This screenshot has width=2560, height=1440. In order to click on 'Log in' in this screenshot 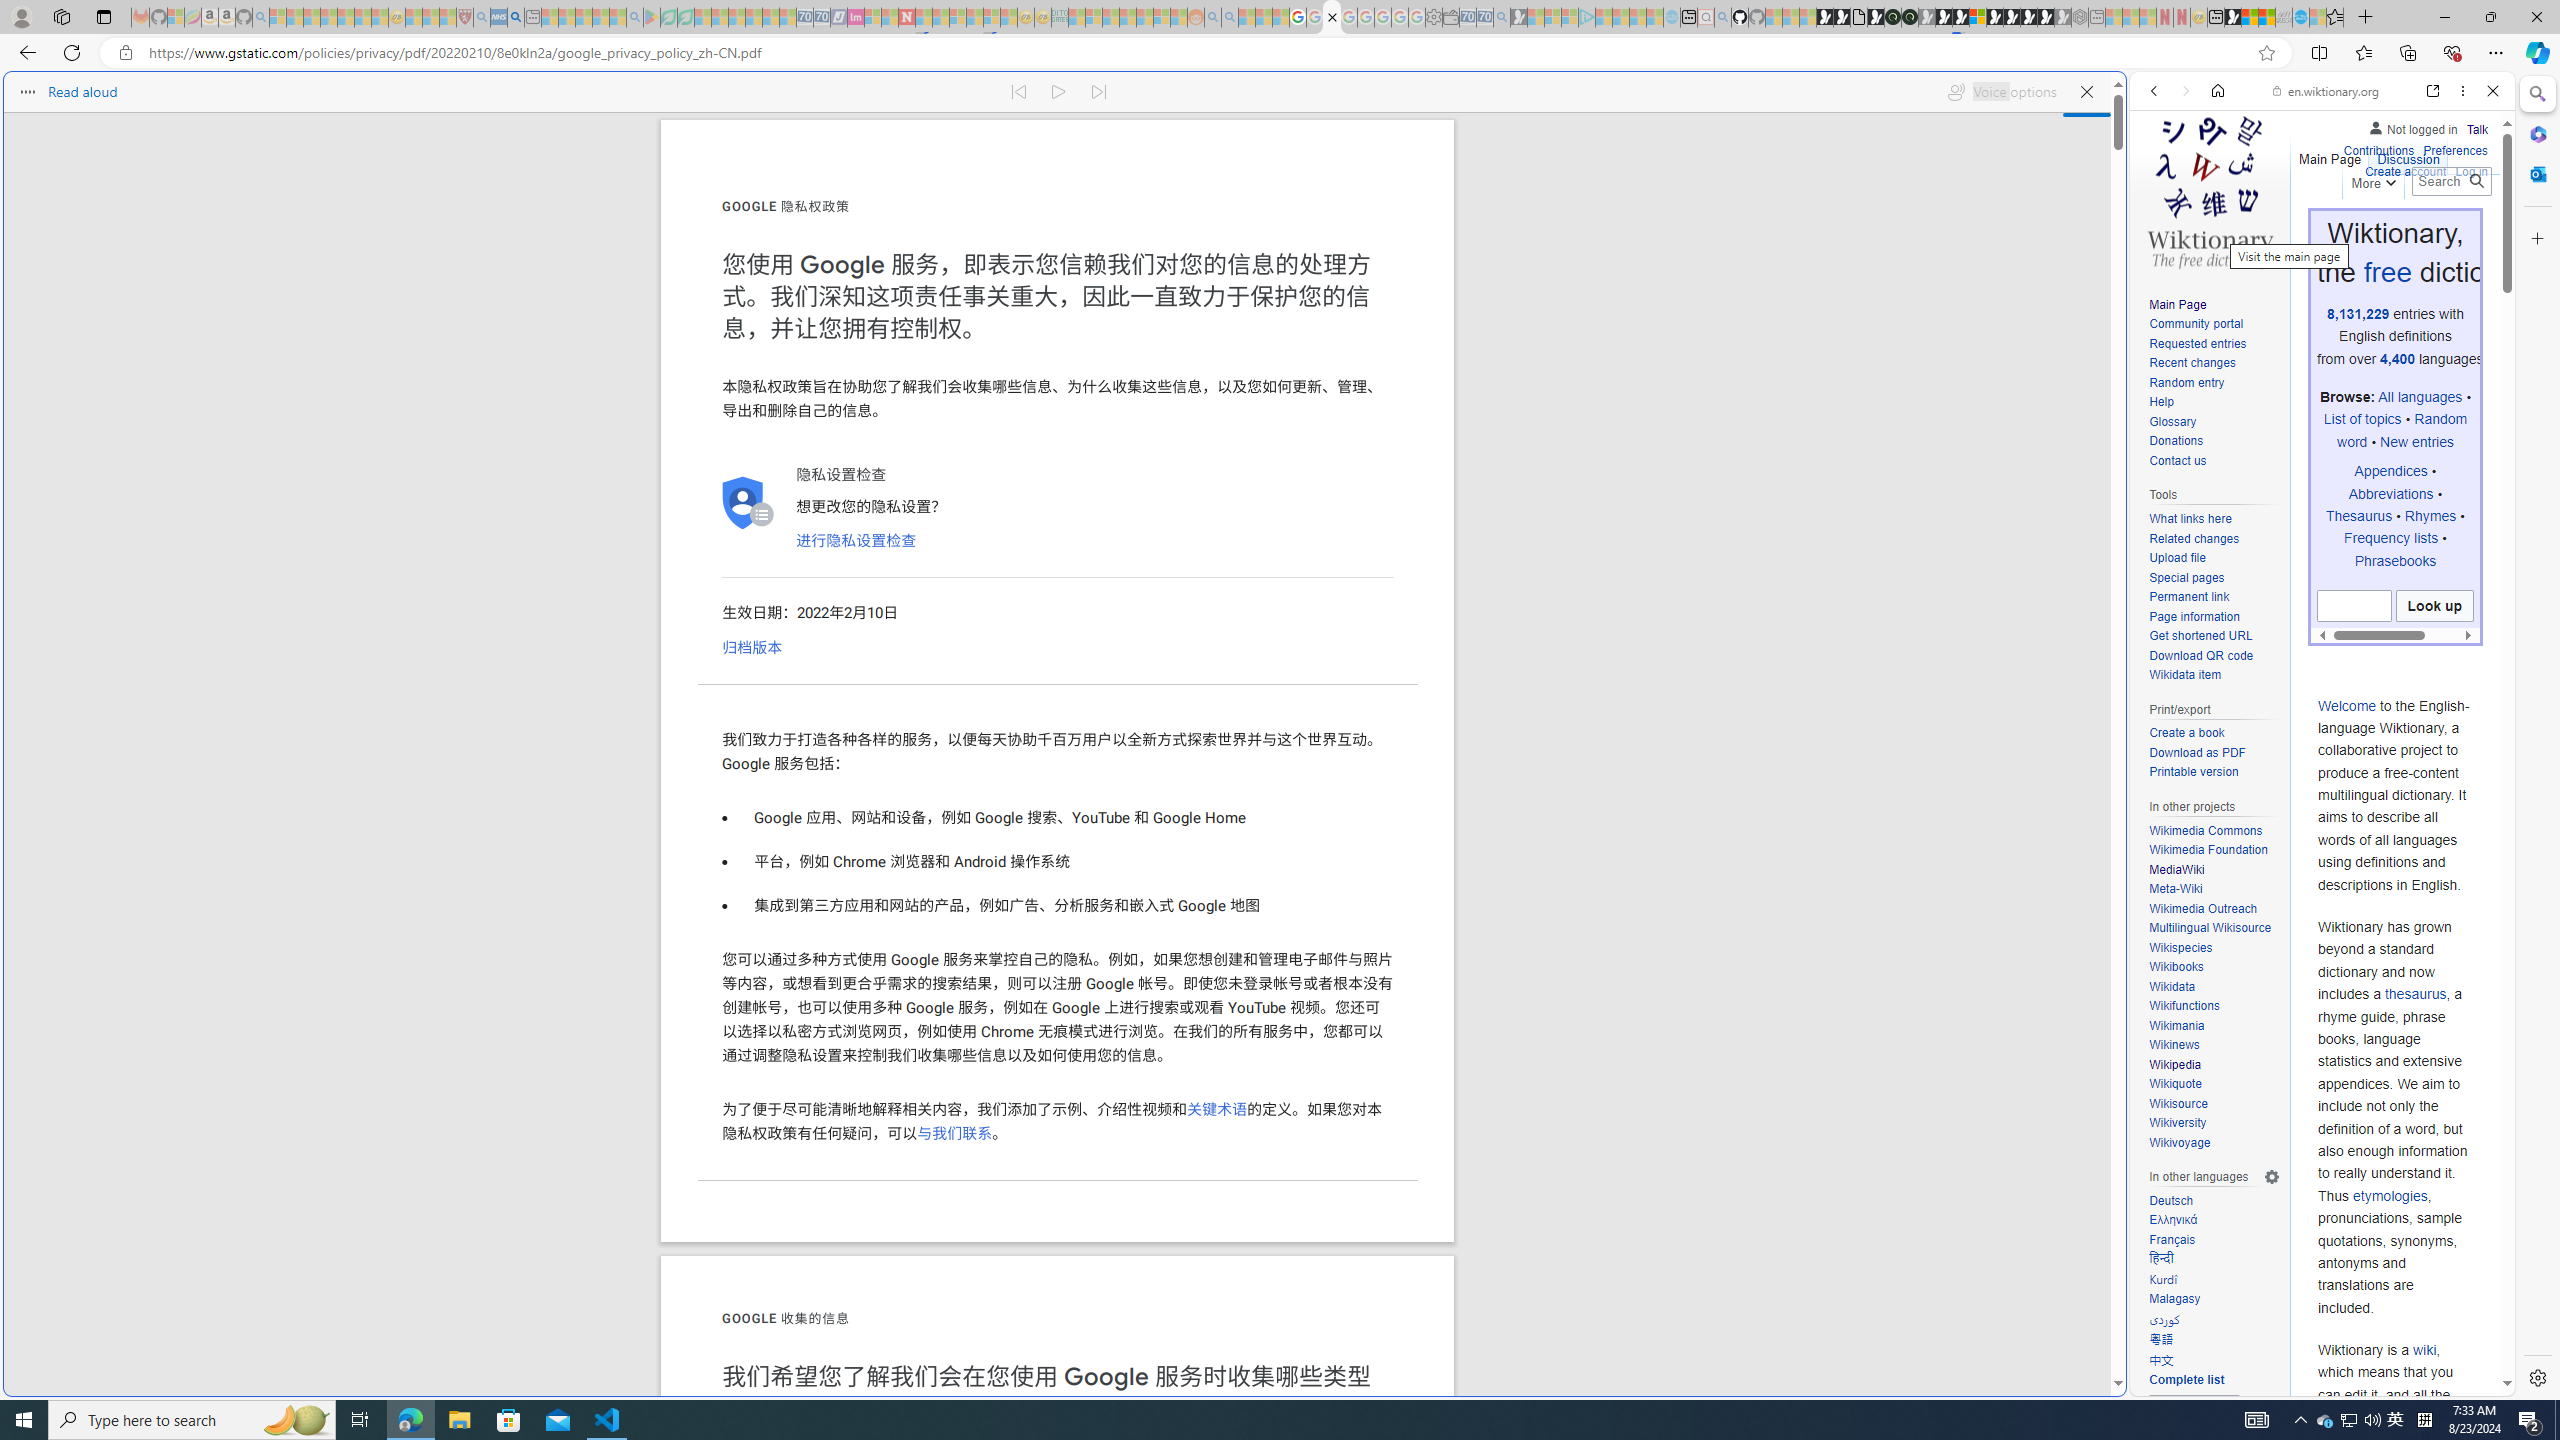, I will do `click(2470, 168)`.